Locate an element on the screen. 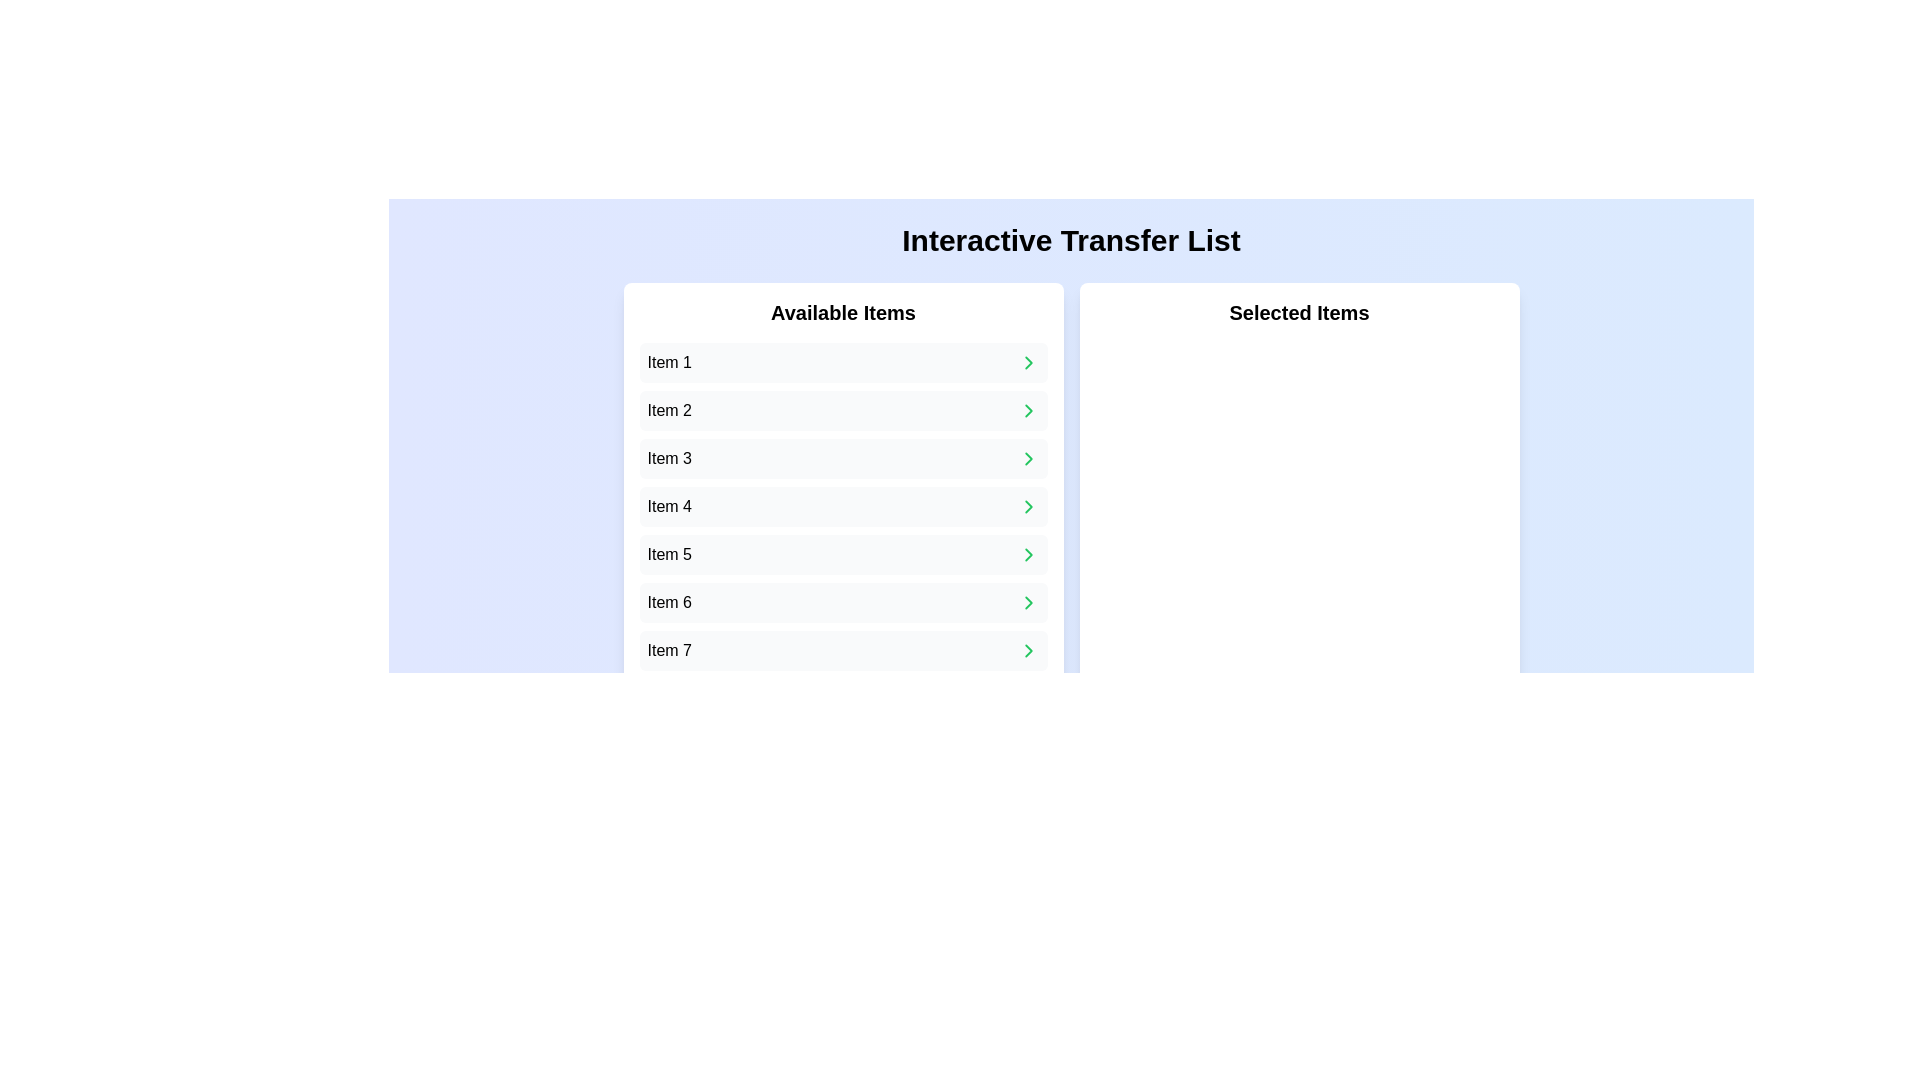 This screenshot has width=1920, height=1080. the 'Item 6' text label in the 'Available Items' list is located at coordinates (669, 601).